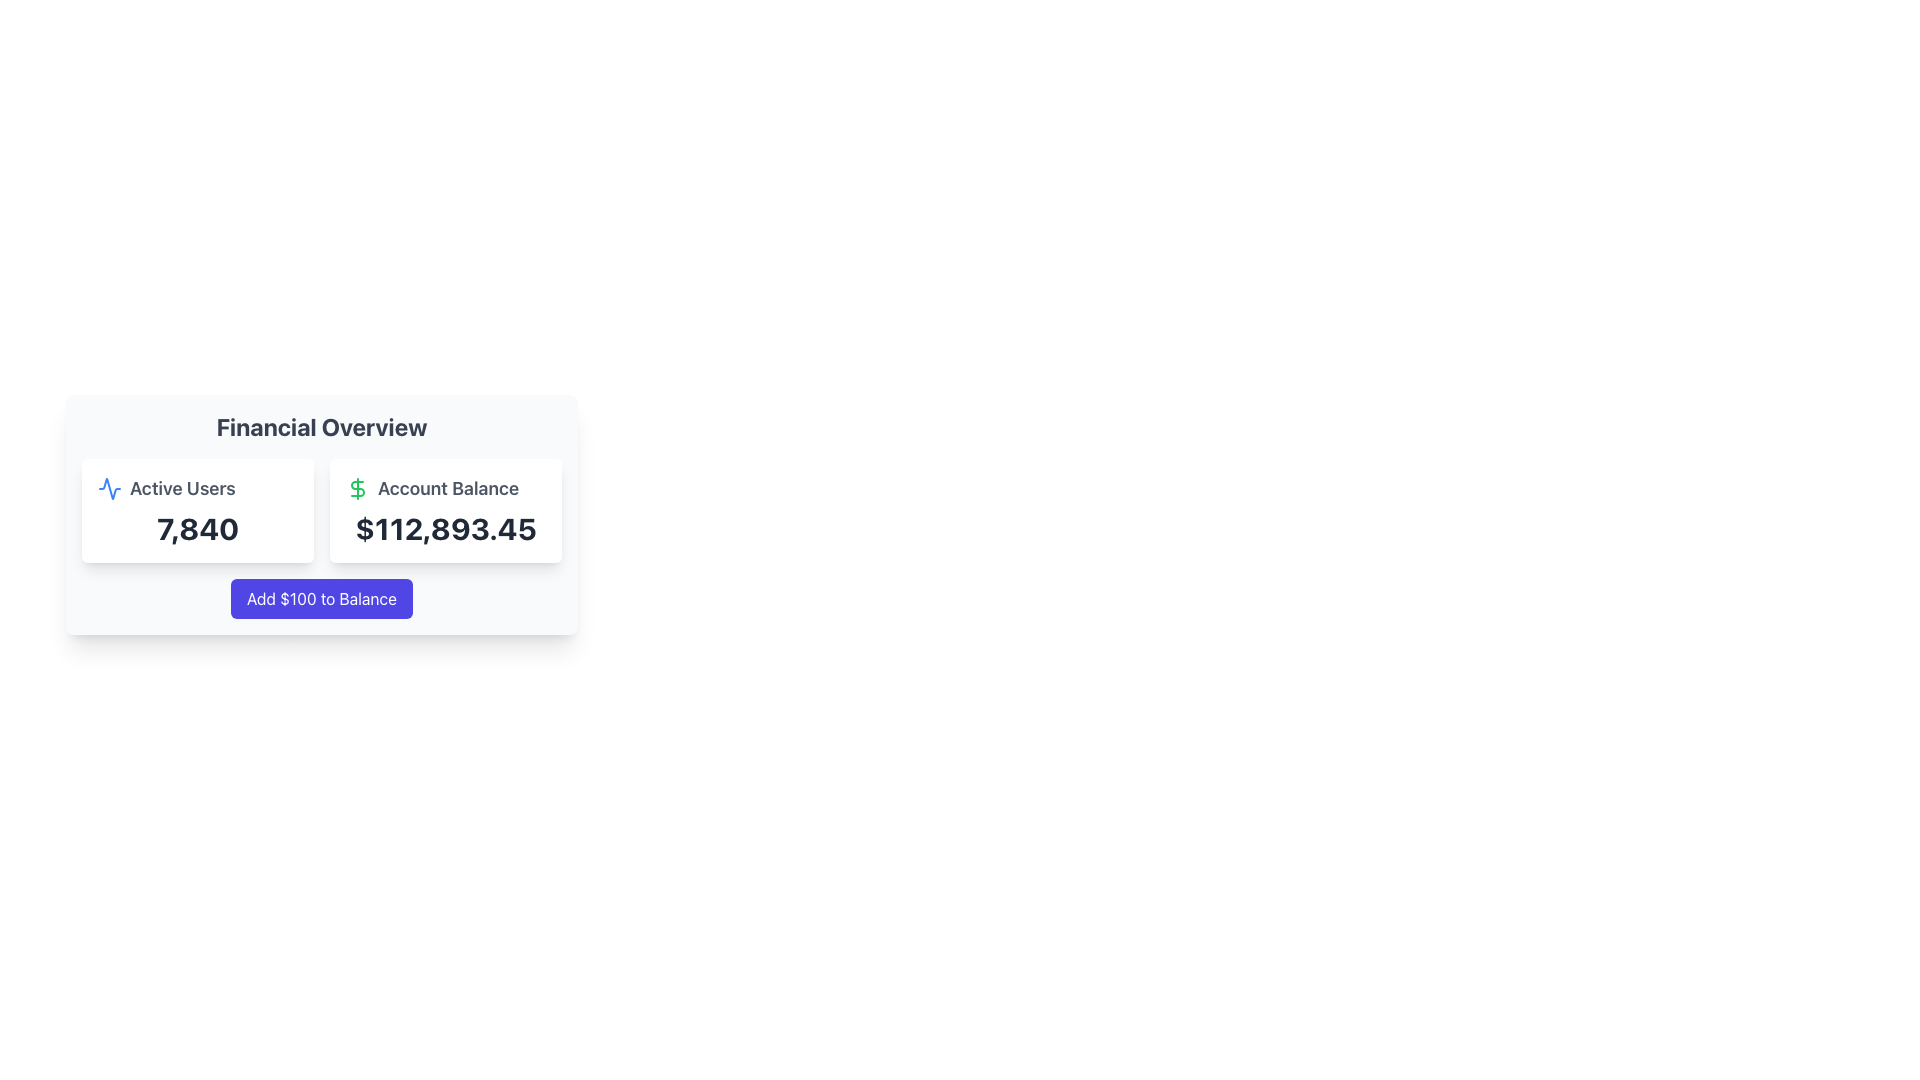 The height and width of the screenshot is (1080, 1920). Describe the element at coordinates (109, 489) in the screenshot. I see `the icon located to the left of the 'Active Users' label in the 'Financial Overview' panel` at that location.